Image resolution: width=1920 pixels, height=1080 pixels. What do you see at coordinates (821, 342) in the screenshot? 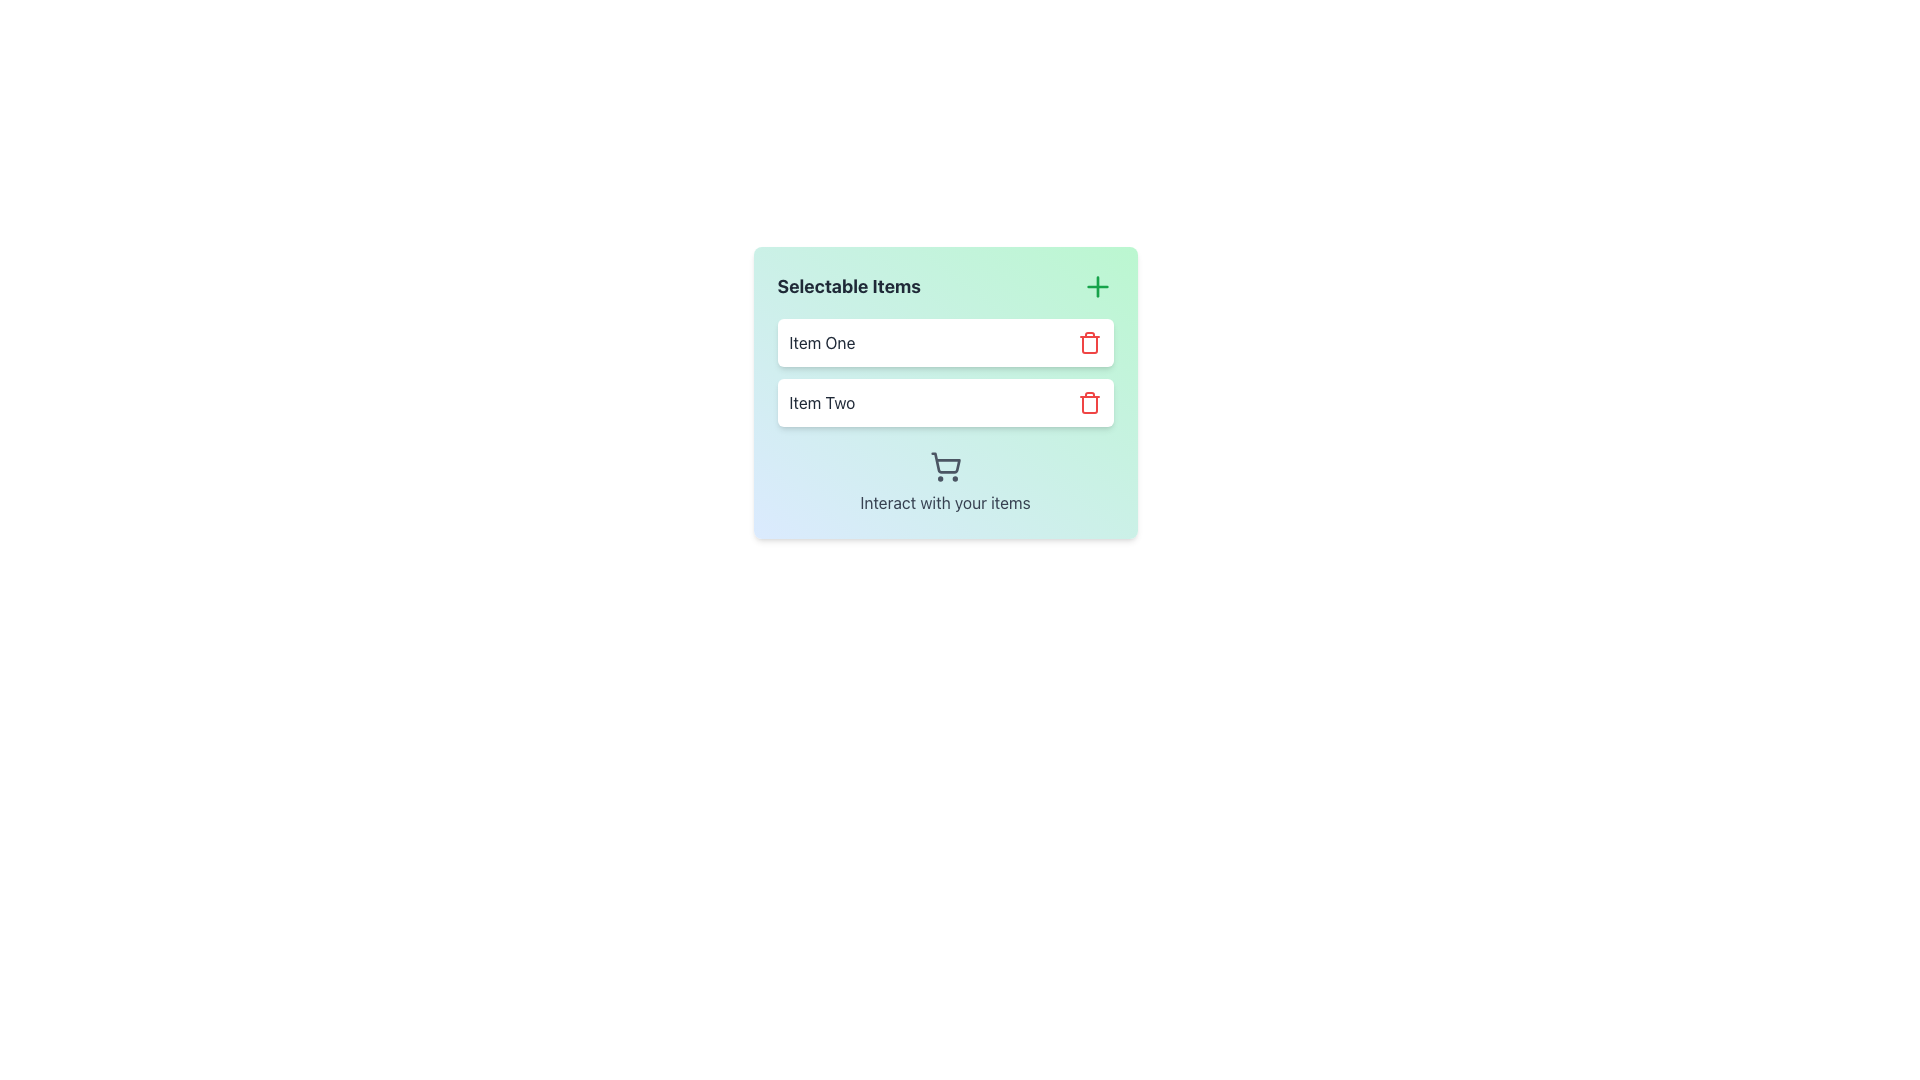
I see `the text label element displaying 'Item One'` at bounding box center [821, 342].